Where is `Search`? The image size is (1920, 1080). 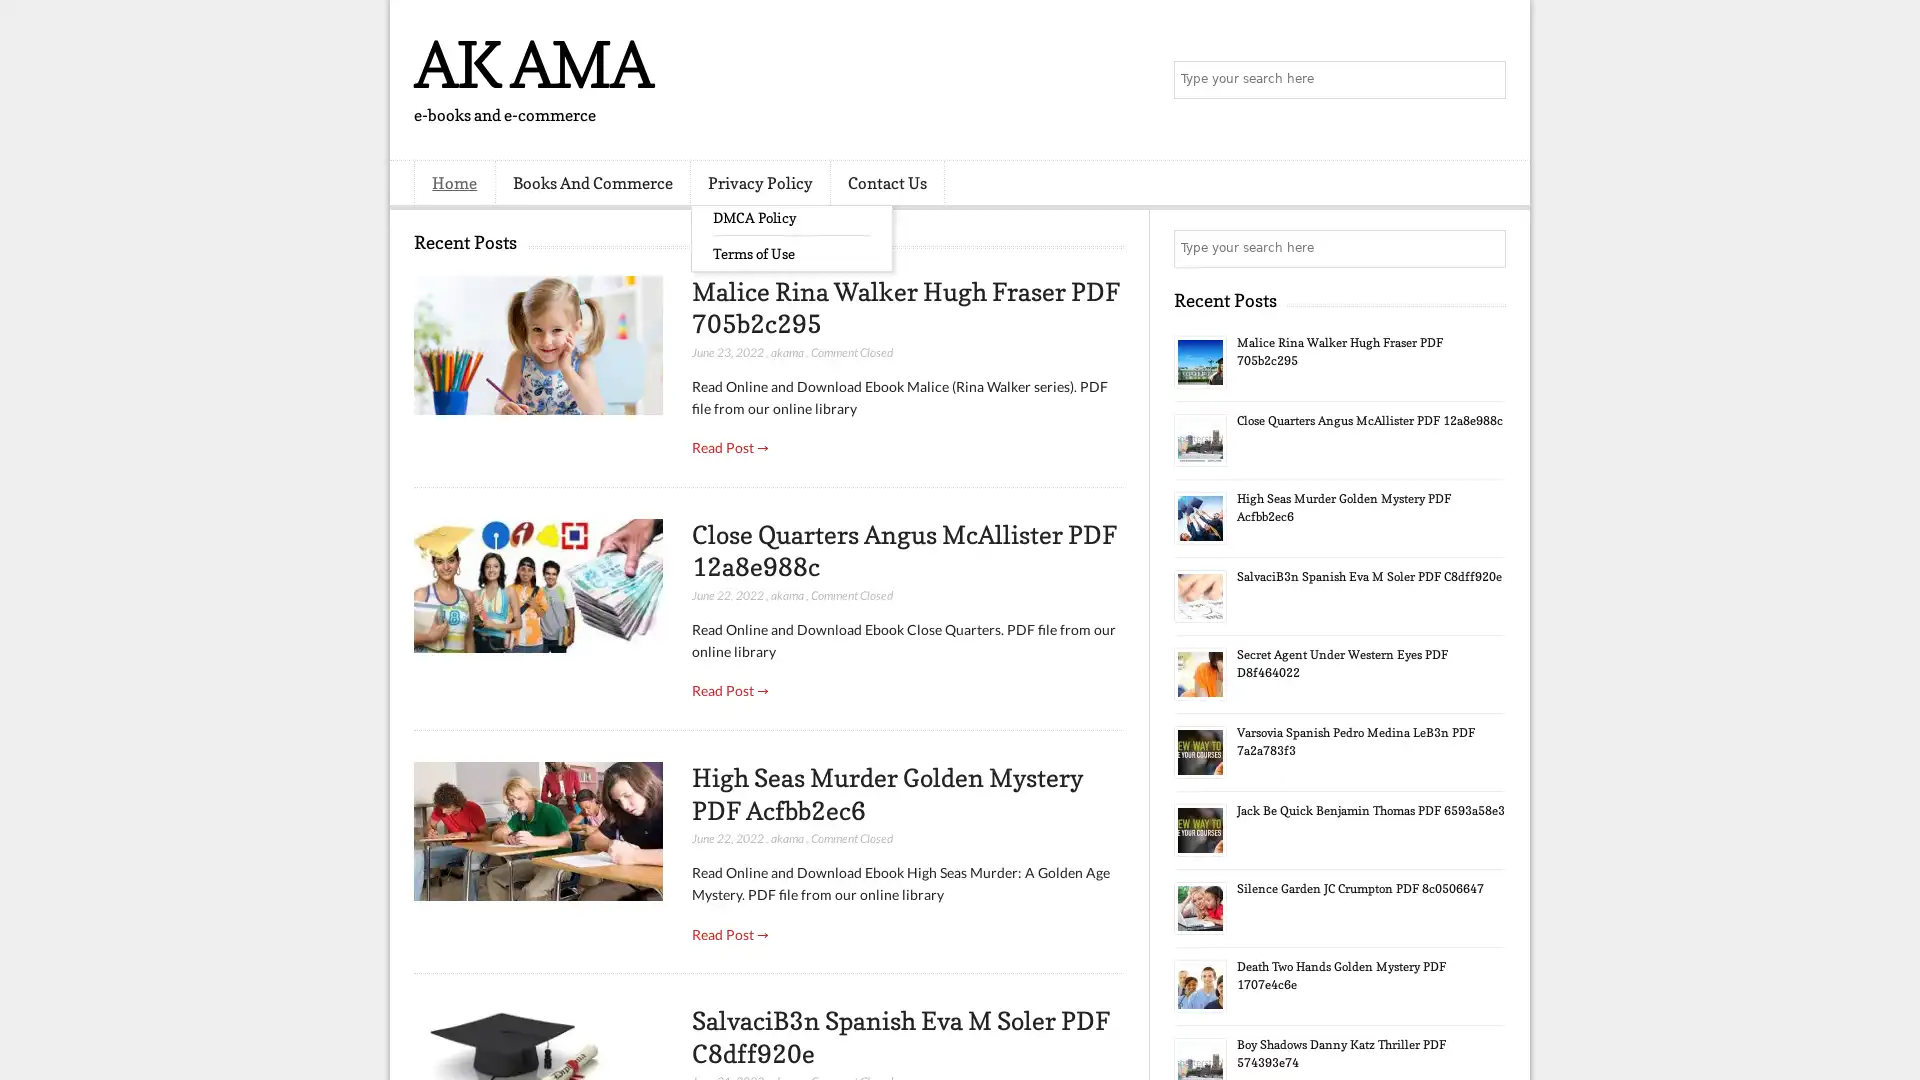 Search is located at coordinates (1485, 80).